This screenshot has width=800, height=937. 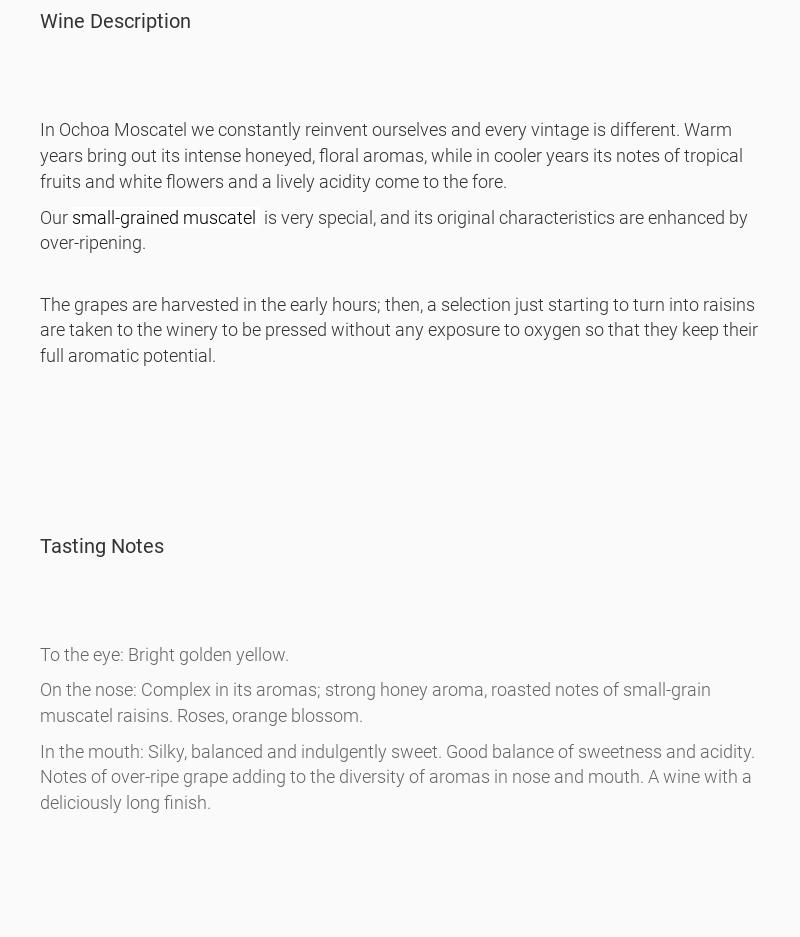 What do you see at coordinates (39, 702) in the screenshot?
I see `'On the nose: Complex in its aromas; strong honey aroma, roasted notes of small-grain muscatel raisins. Roses, orange blossom.'` at bounding box center [39, 702].